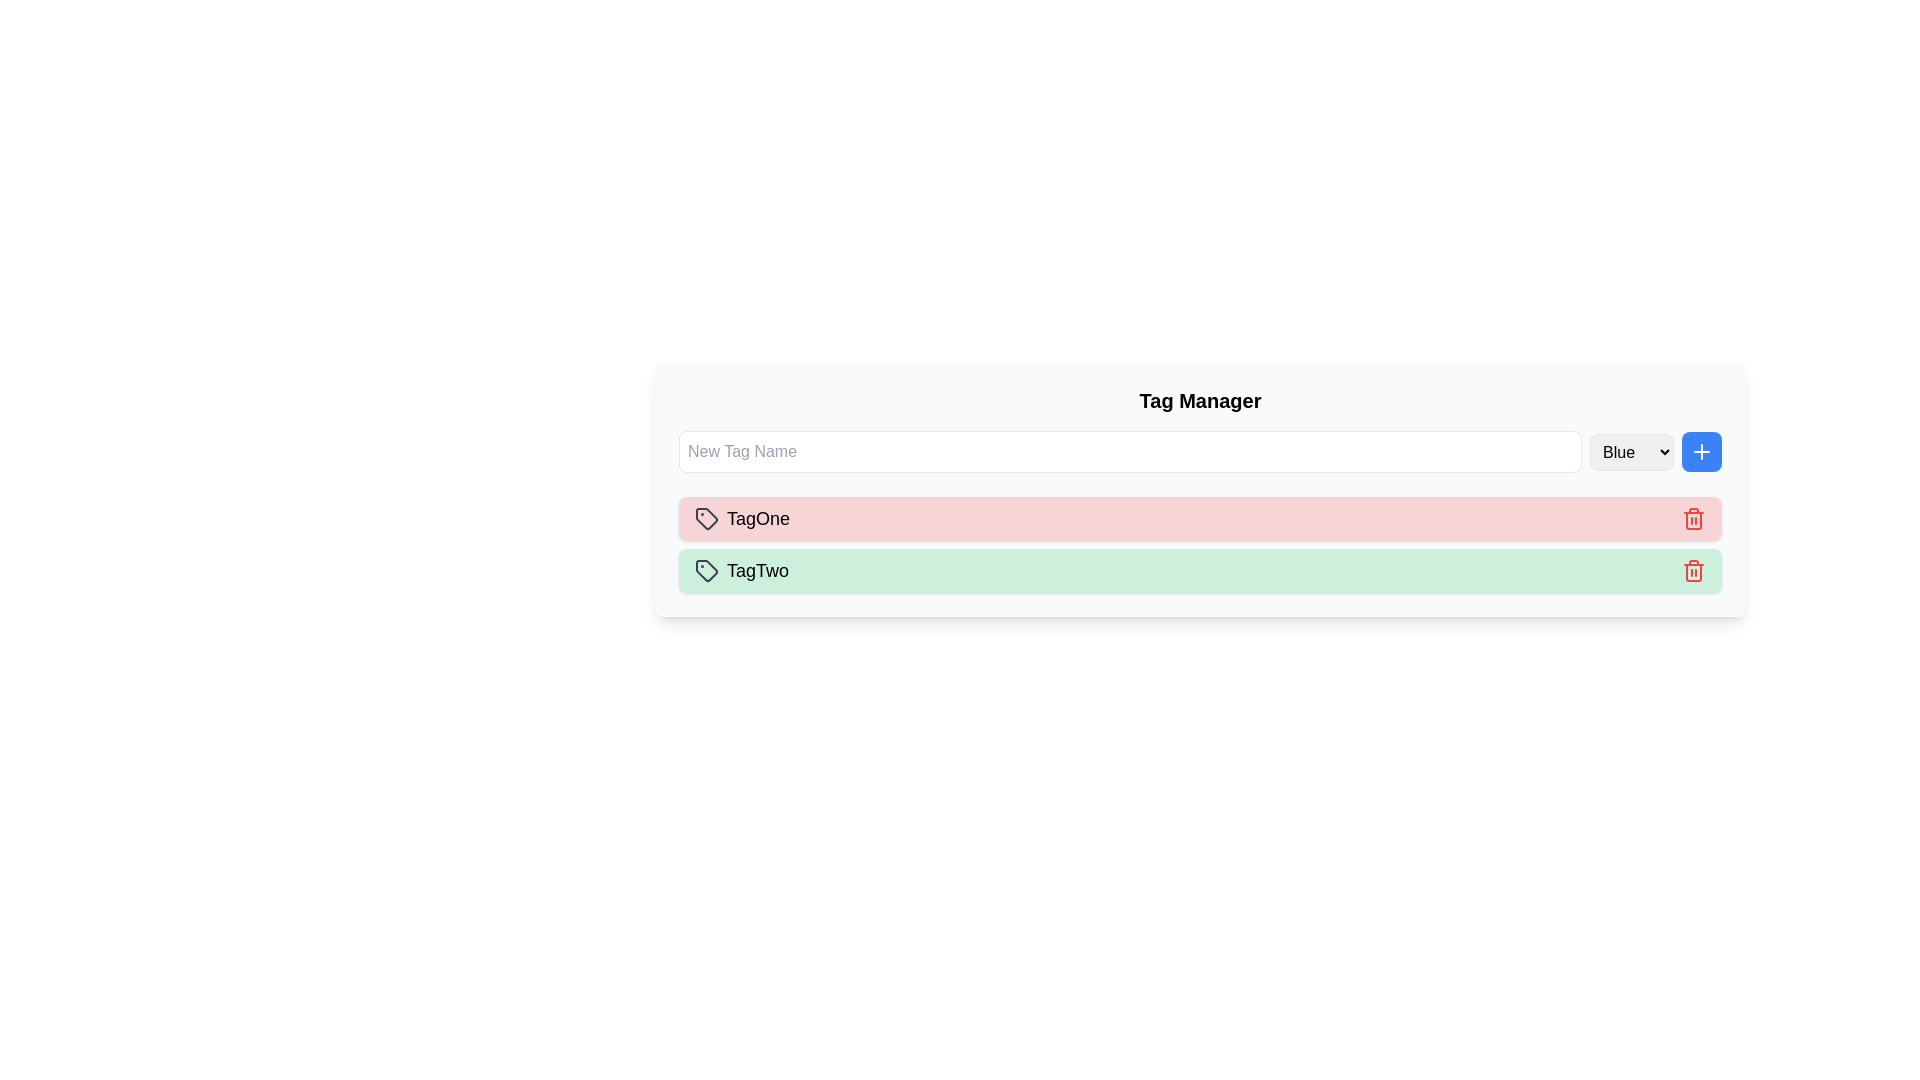 The height and width of the screenshot is (1080, 1920). Describe the element at coordinates (1701, 451) in the screenshot. I see `the blue circular button with a white plus sign located in the upper-right section of the interface, adjacent to the 'Blue' dropdown menu` at that location.